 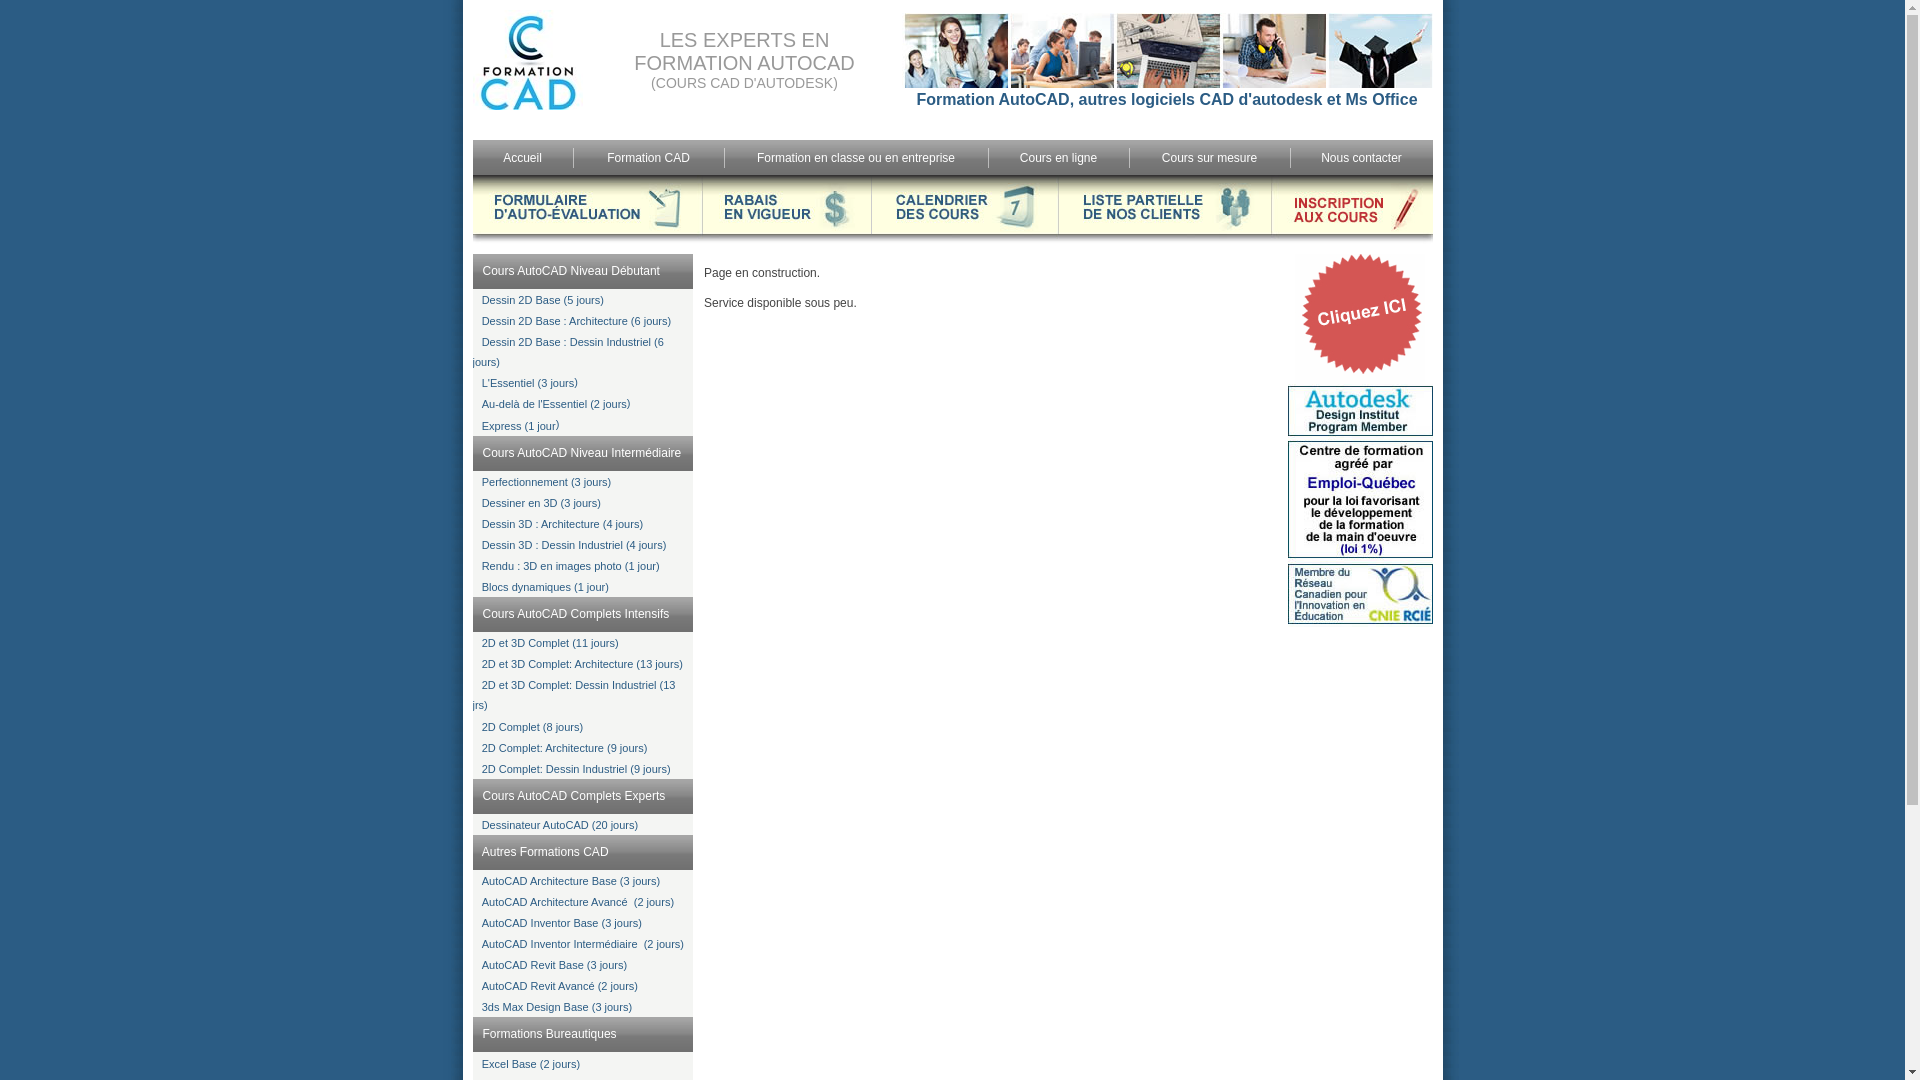 I want to click on 'Formation en classe ou en entreprise', so click(x=855, y=156).